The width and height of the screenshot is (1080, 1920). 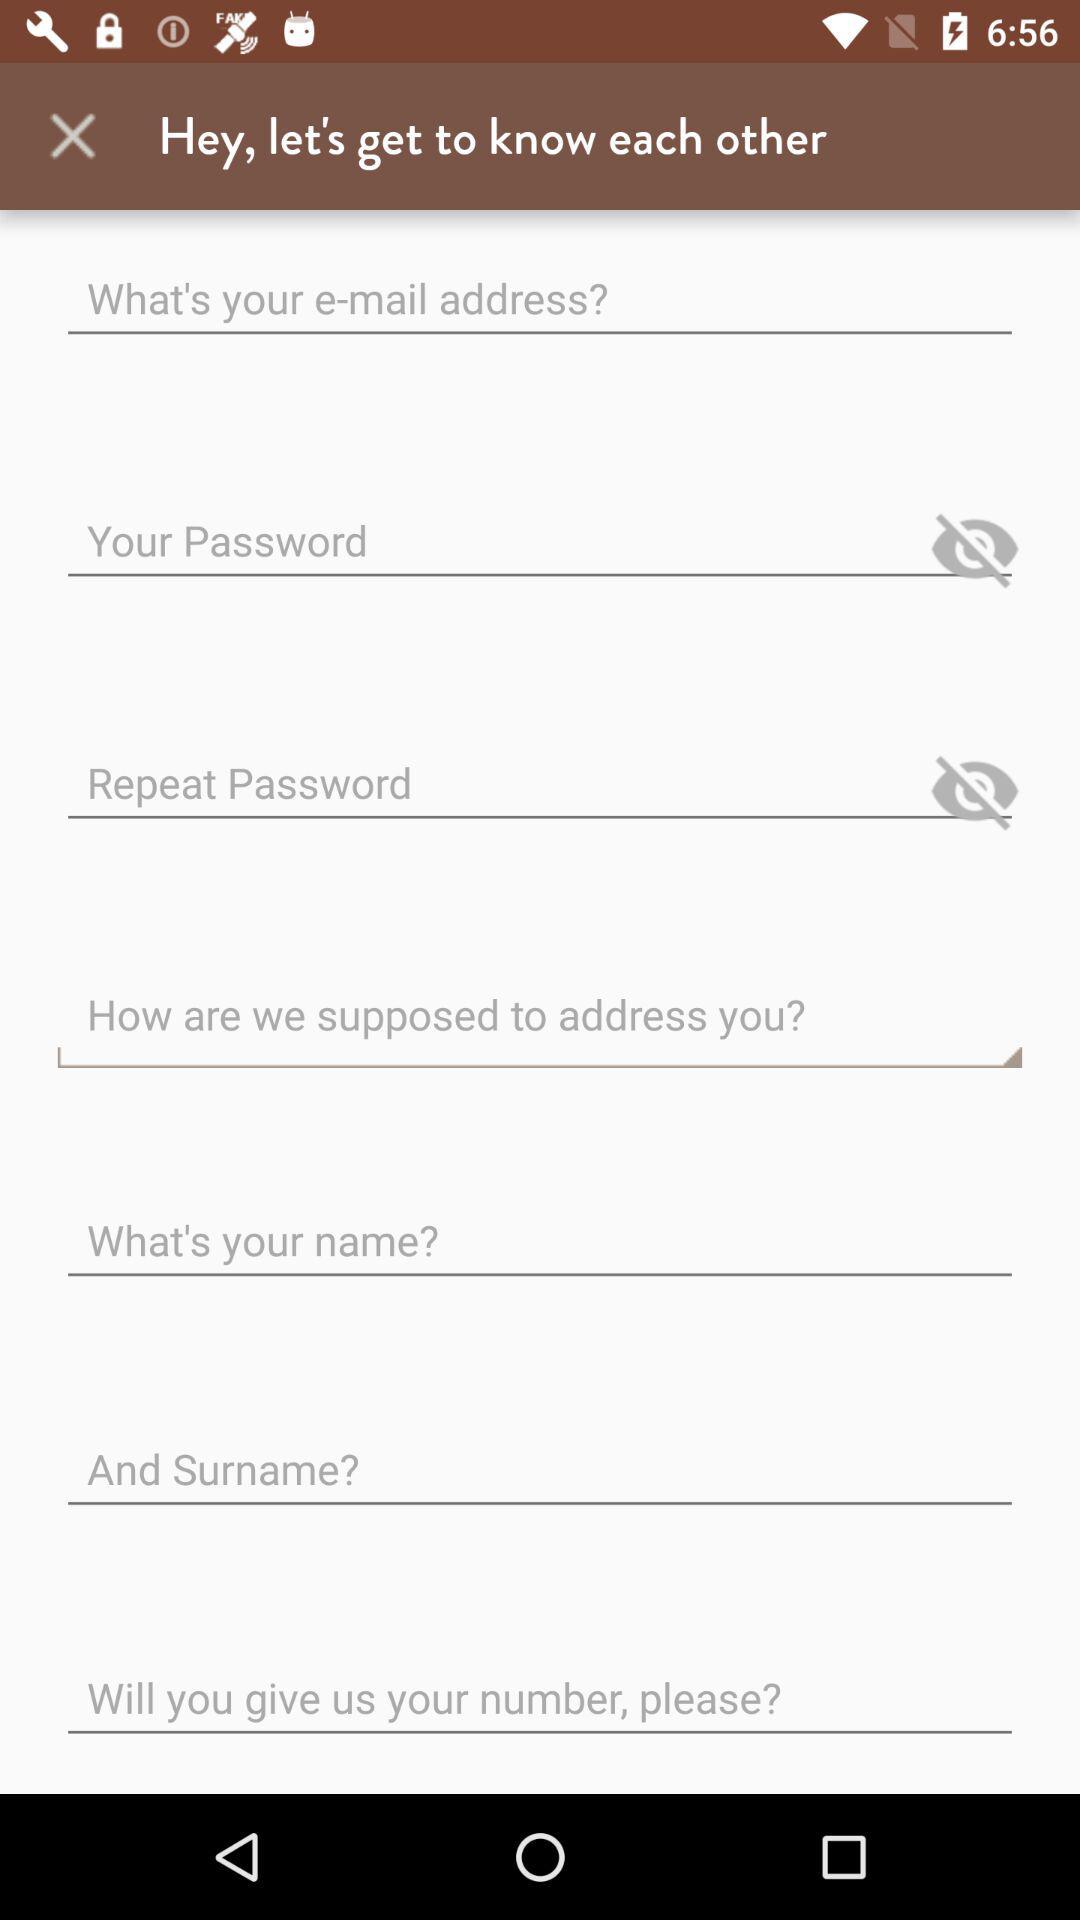 I want to click on password entry, so click(x=540, y=524).